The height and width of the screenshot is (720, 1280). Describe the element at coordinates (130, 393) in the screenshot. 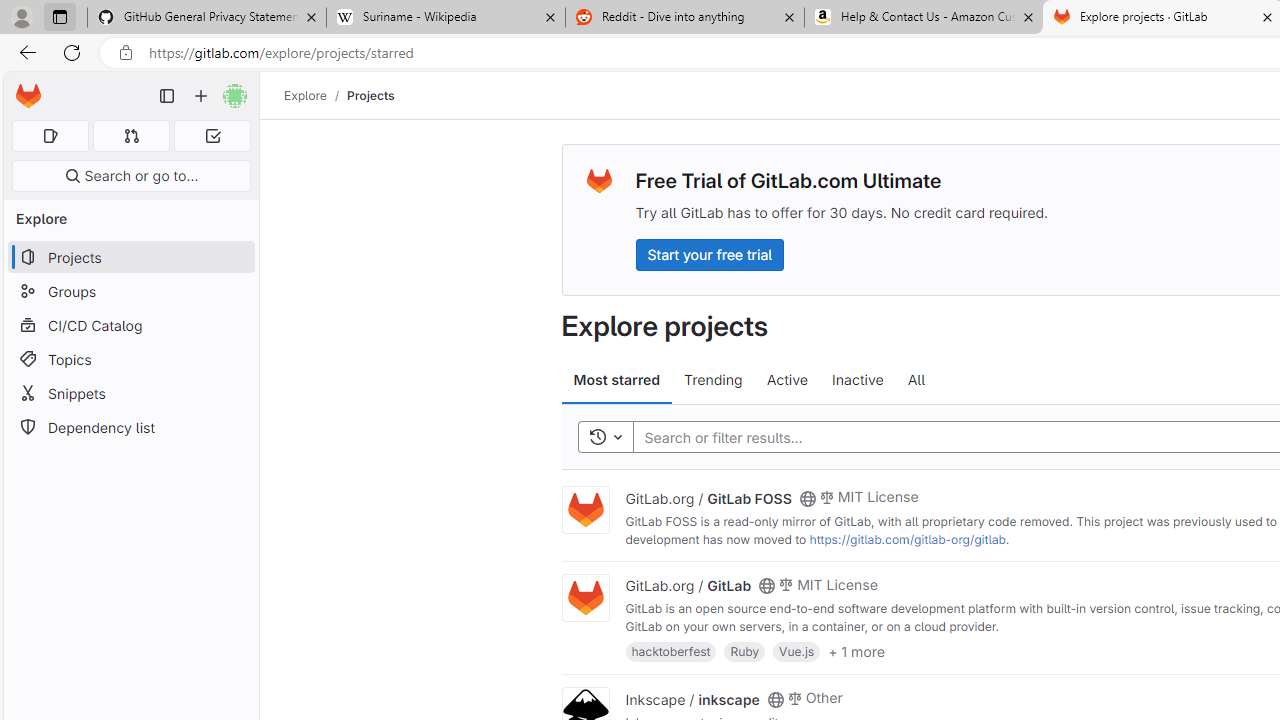

I see `'Snippets'` at that location.